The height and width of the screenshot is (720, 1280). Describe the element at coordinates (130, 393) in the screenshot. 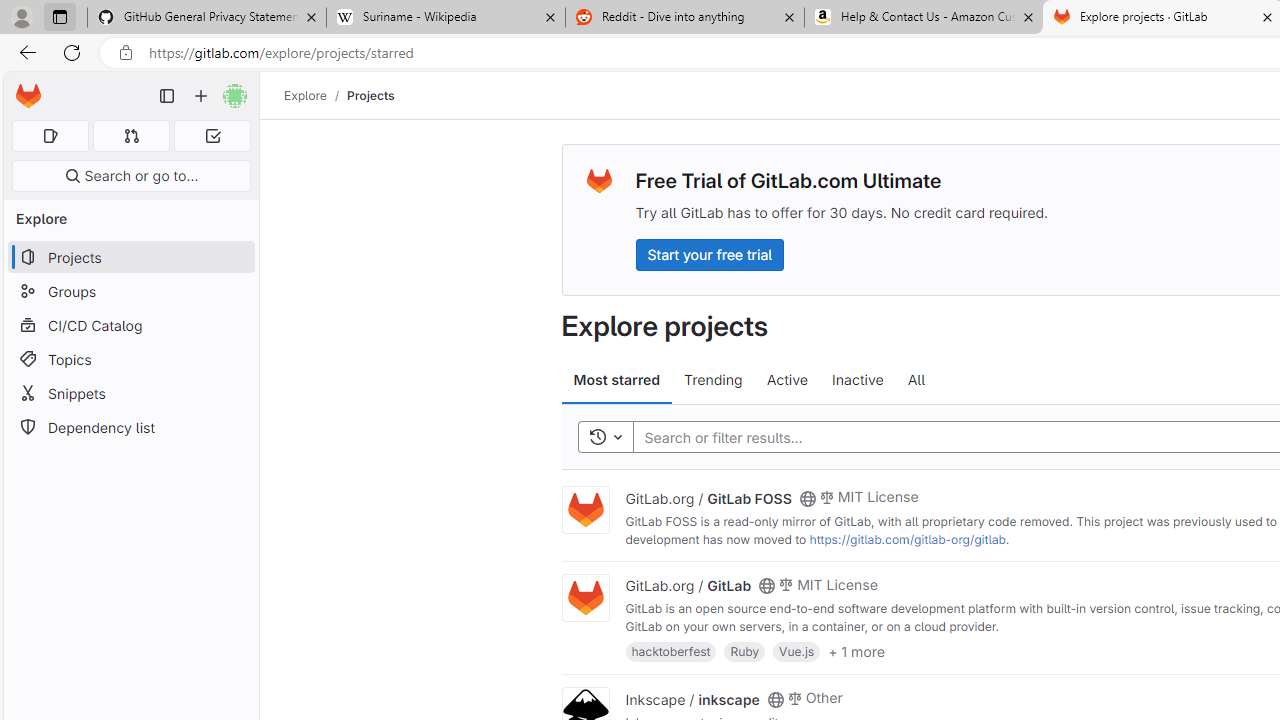

I see `'Snippets'` at that location.